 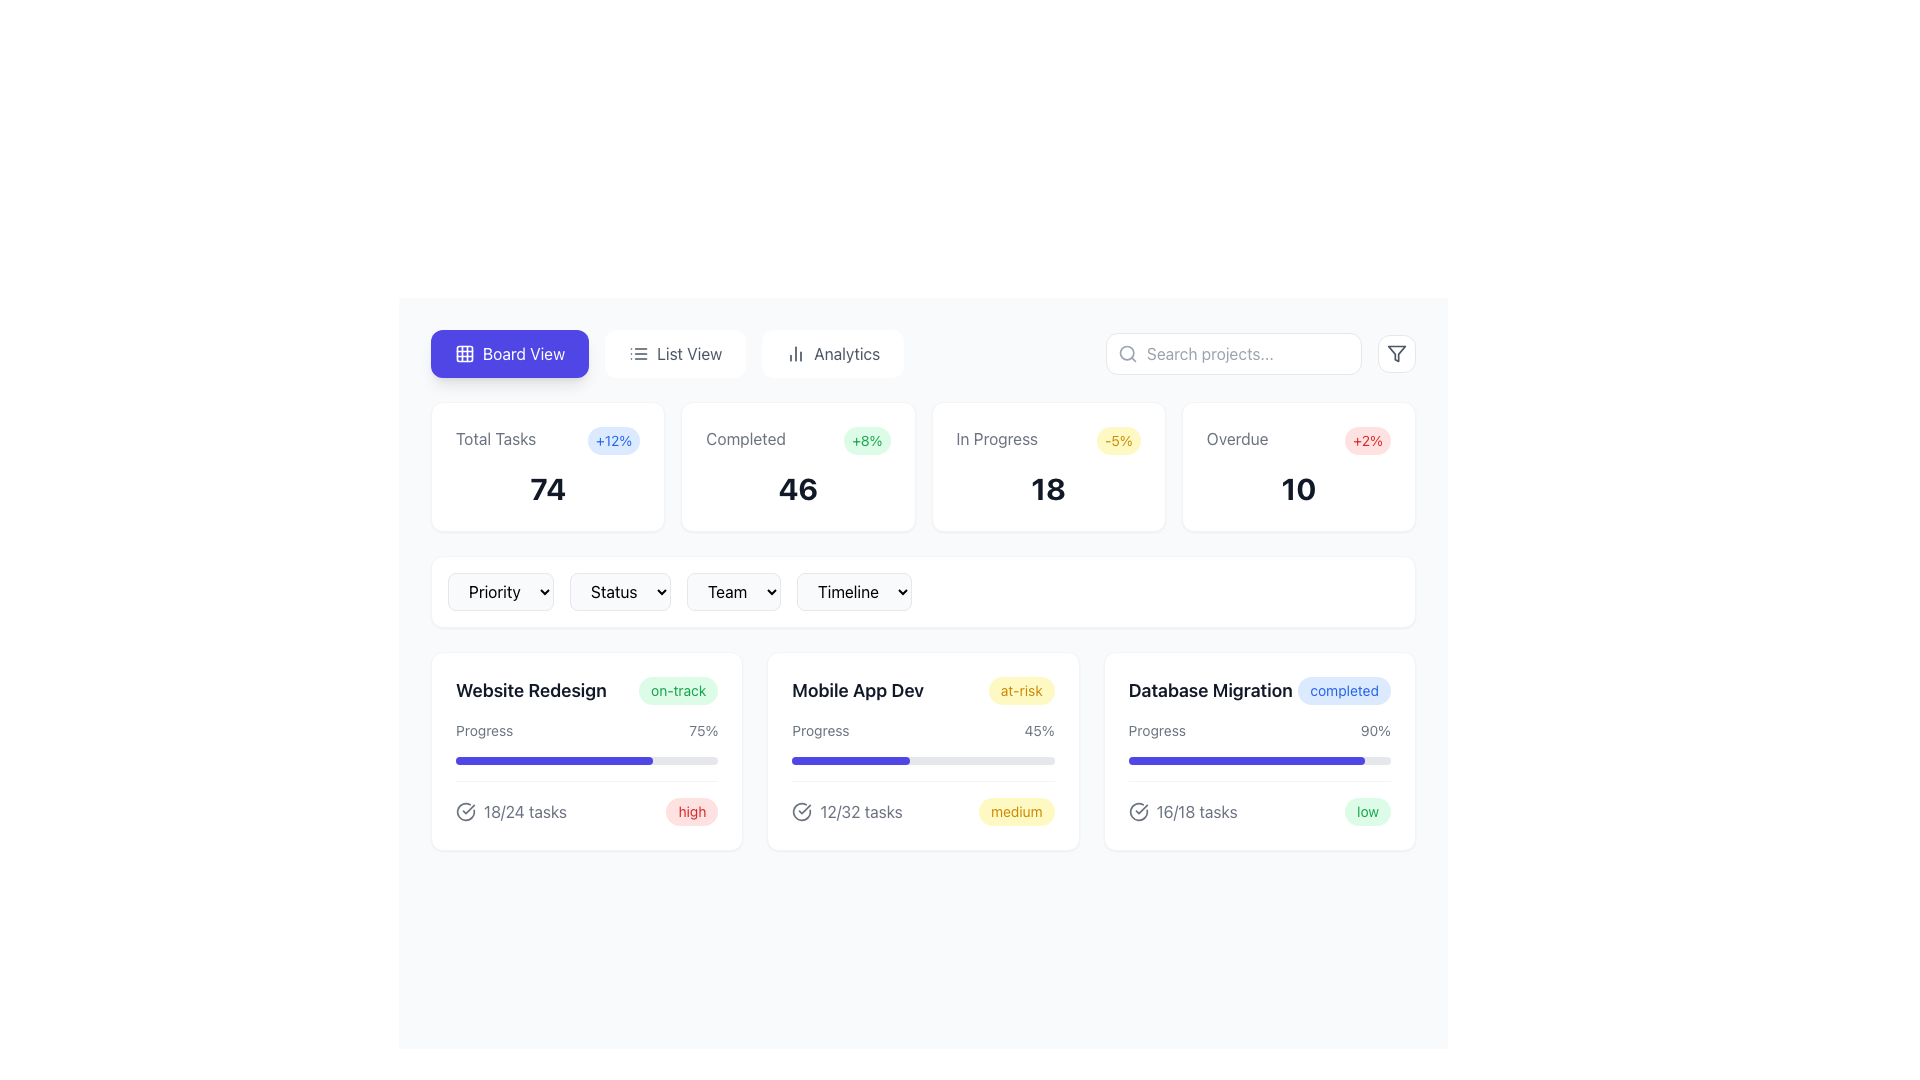 I want to click on the task group summary card representing 'Website Redesign', which is the first card in a three-column grid layout, located below the analytics summary, so click(x=586, y=751).